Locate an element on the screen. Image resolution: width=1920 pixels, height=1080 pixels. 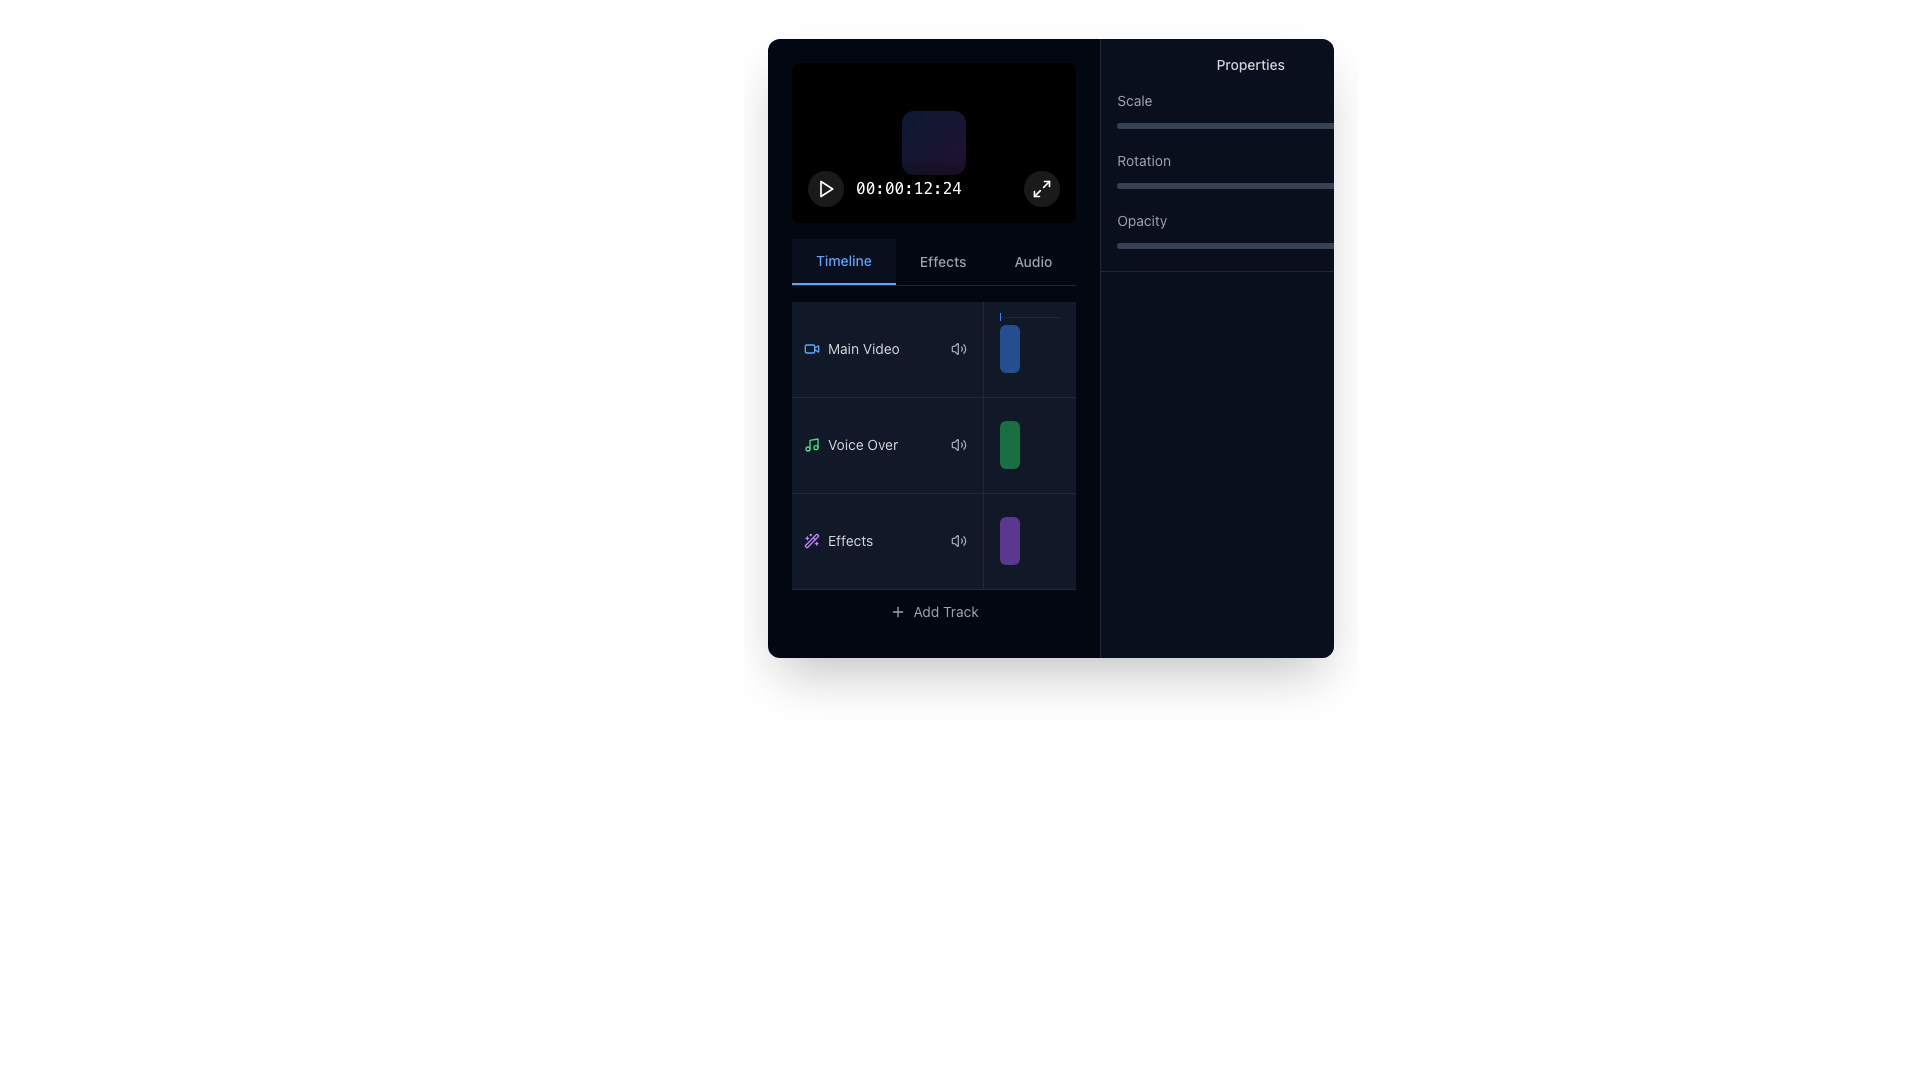
the volume control icon for the 'Main Video' track in the timeline section is located at coordinates (958, 347).